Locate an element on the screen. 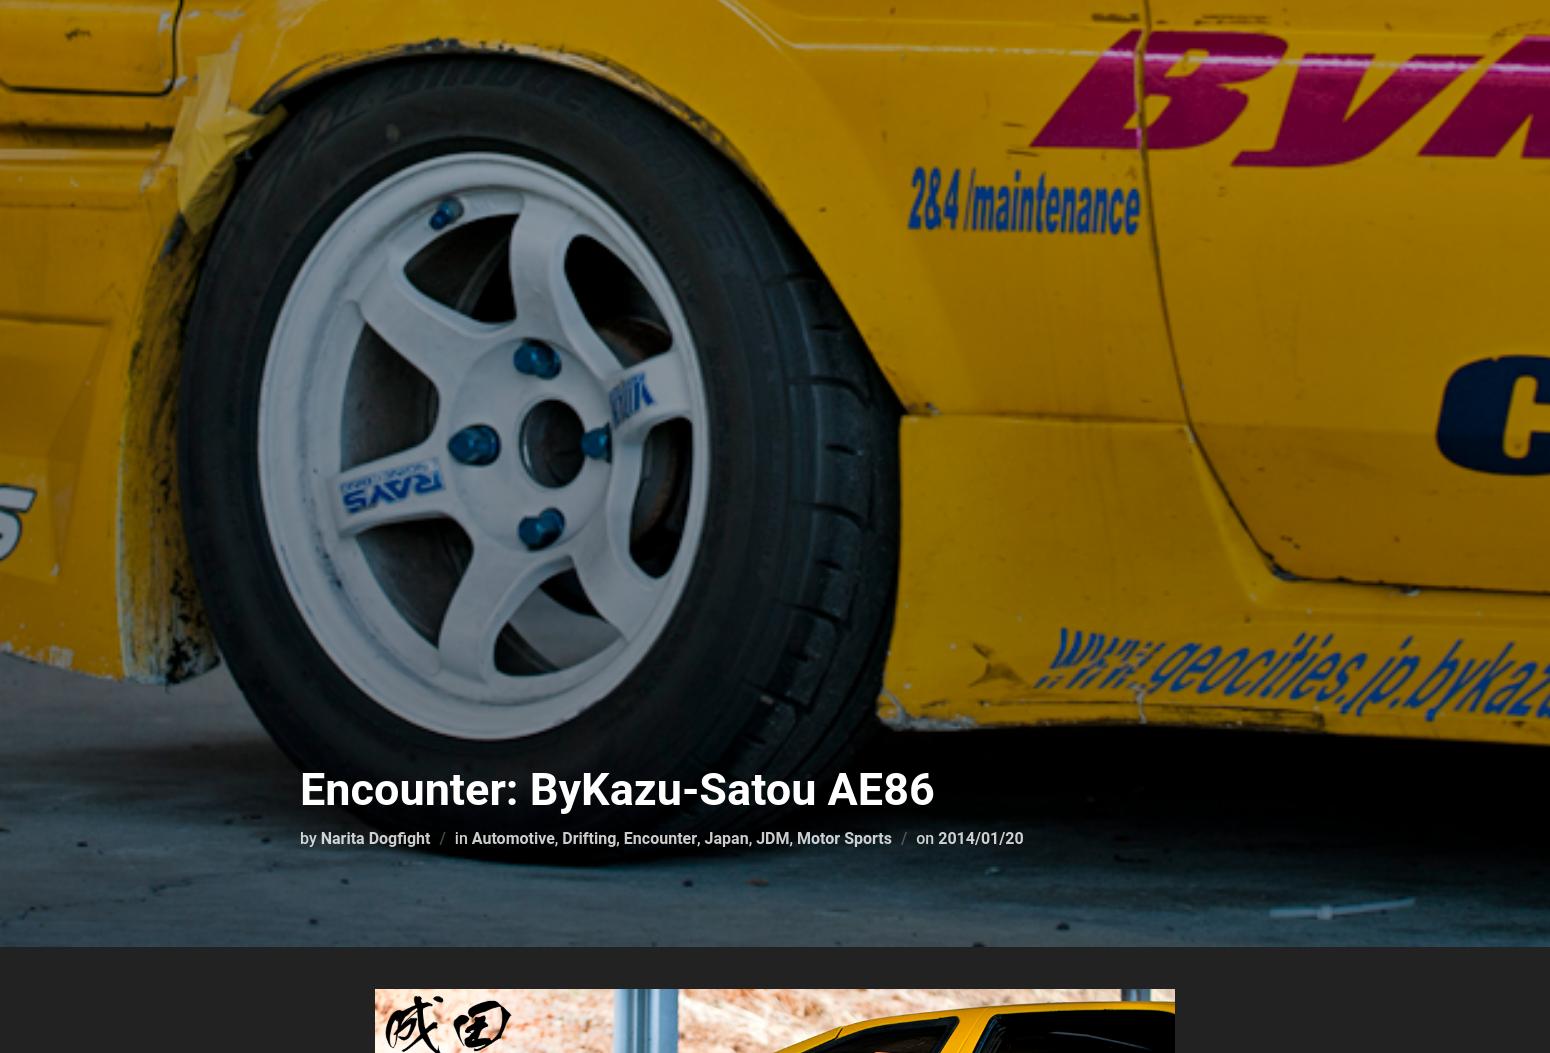 The width and height of the screenshot is (1550, 1053). 'by' is located at coordinates (299, 837).